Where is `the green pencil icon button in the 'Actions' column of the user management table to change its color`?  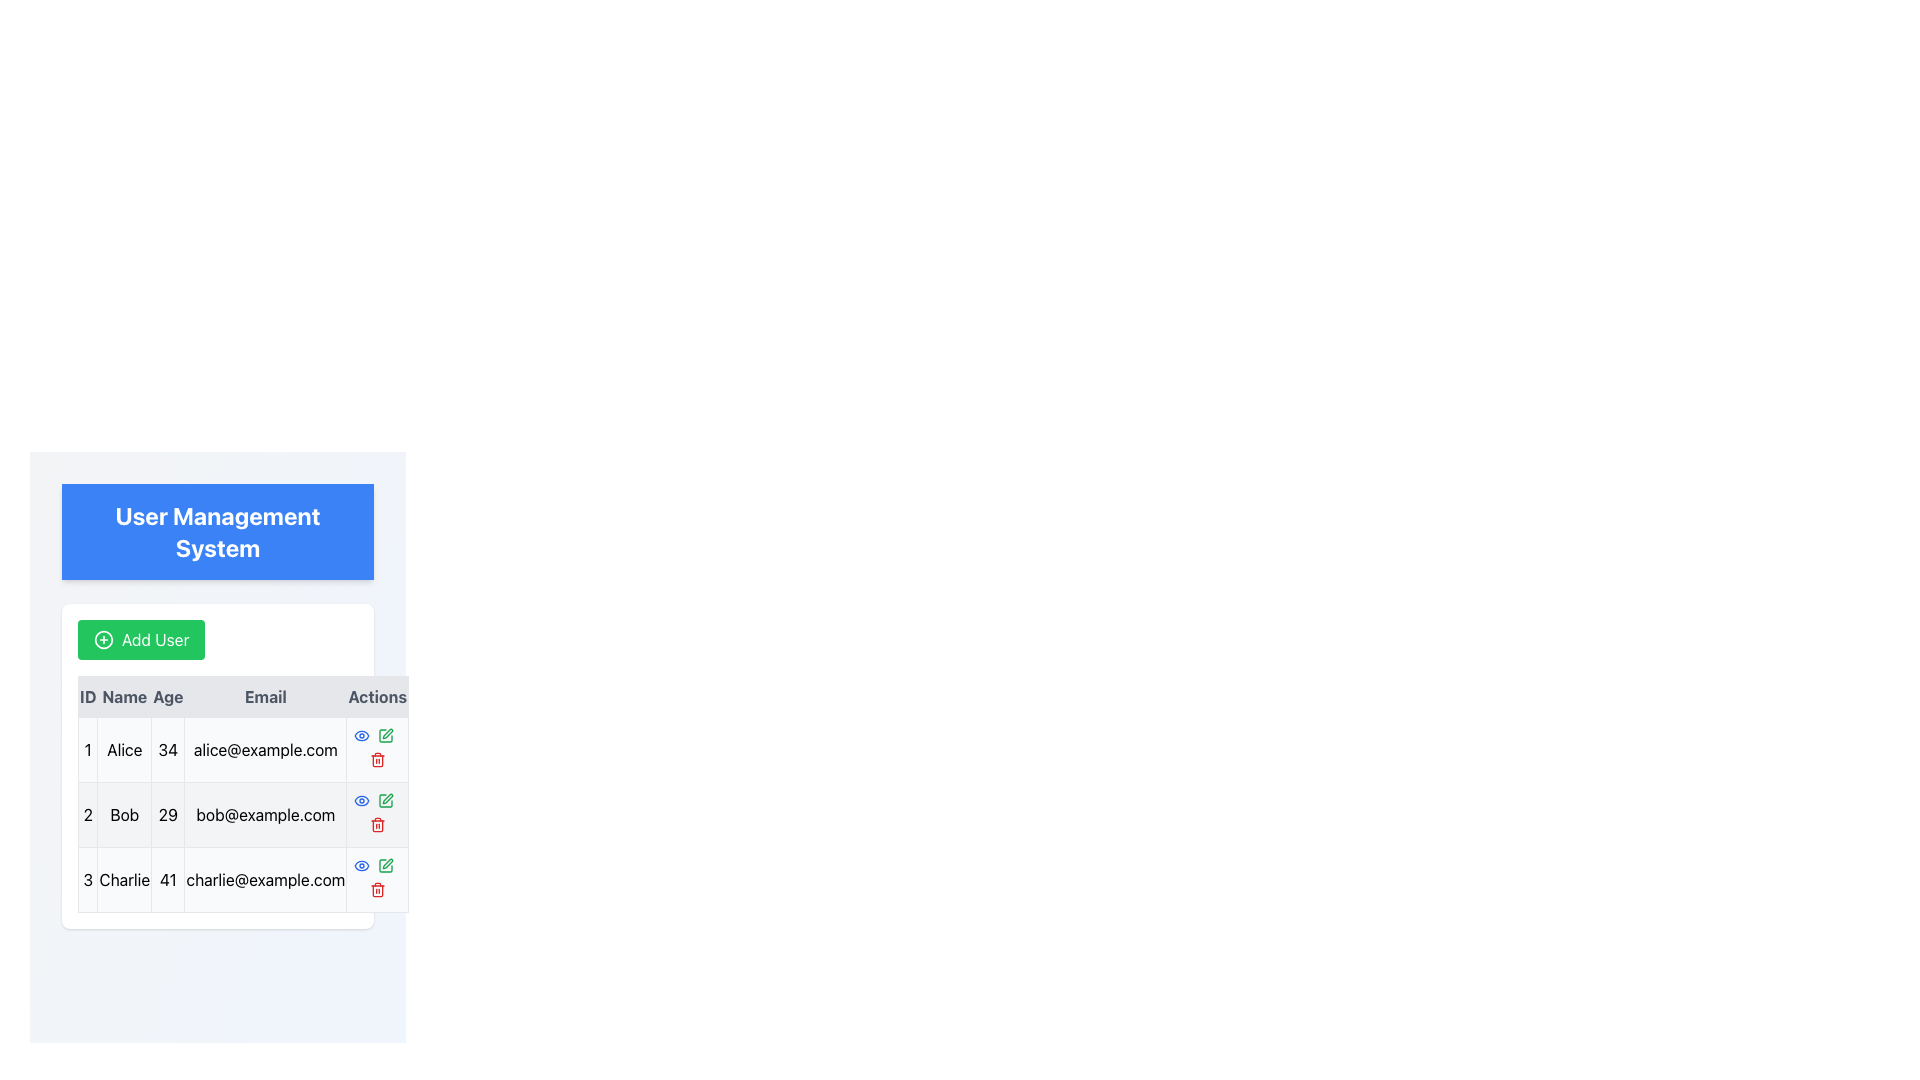
the green pencil icon button in the 'Actions' column of the user management table to change its color is located at coordinates (385, 865).